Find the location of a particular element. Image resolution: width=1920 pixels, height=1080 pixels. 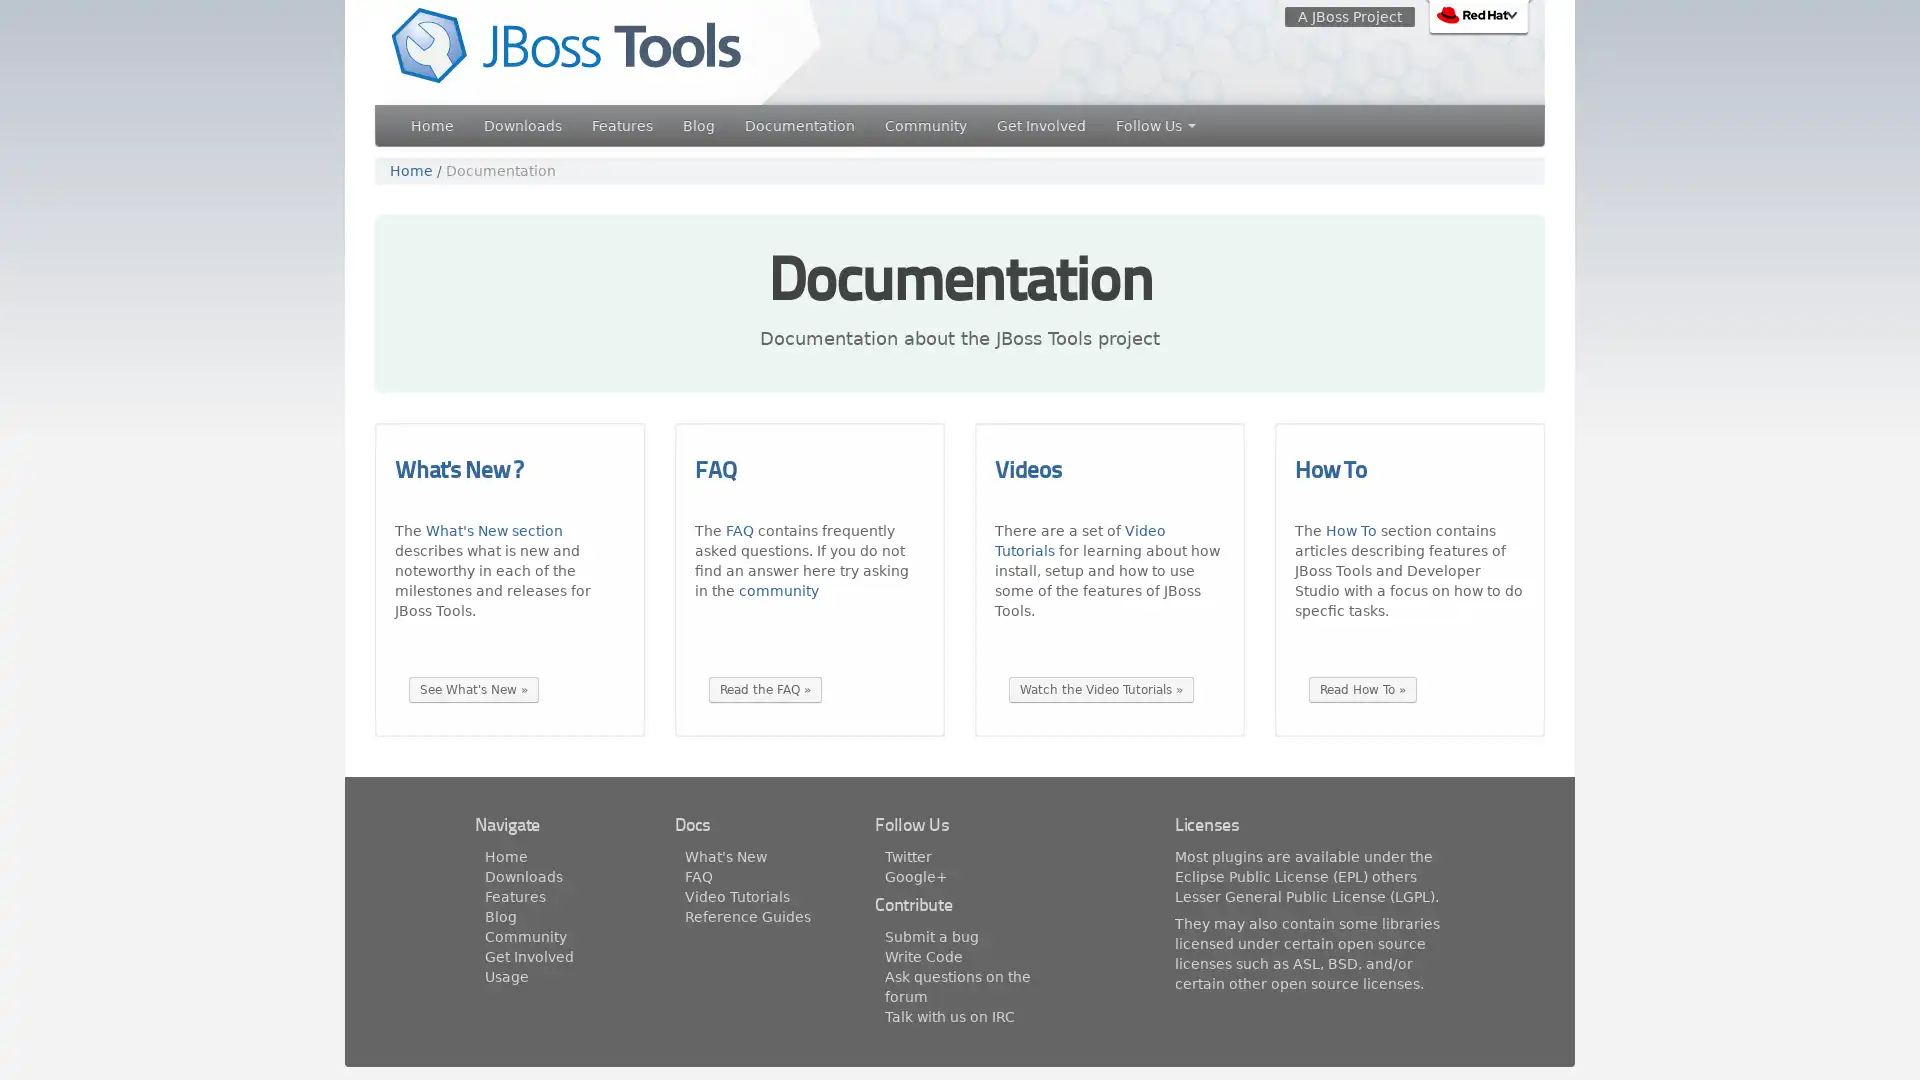

Read How To is located at coordinates (1362, 689).